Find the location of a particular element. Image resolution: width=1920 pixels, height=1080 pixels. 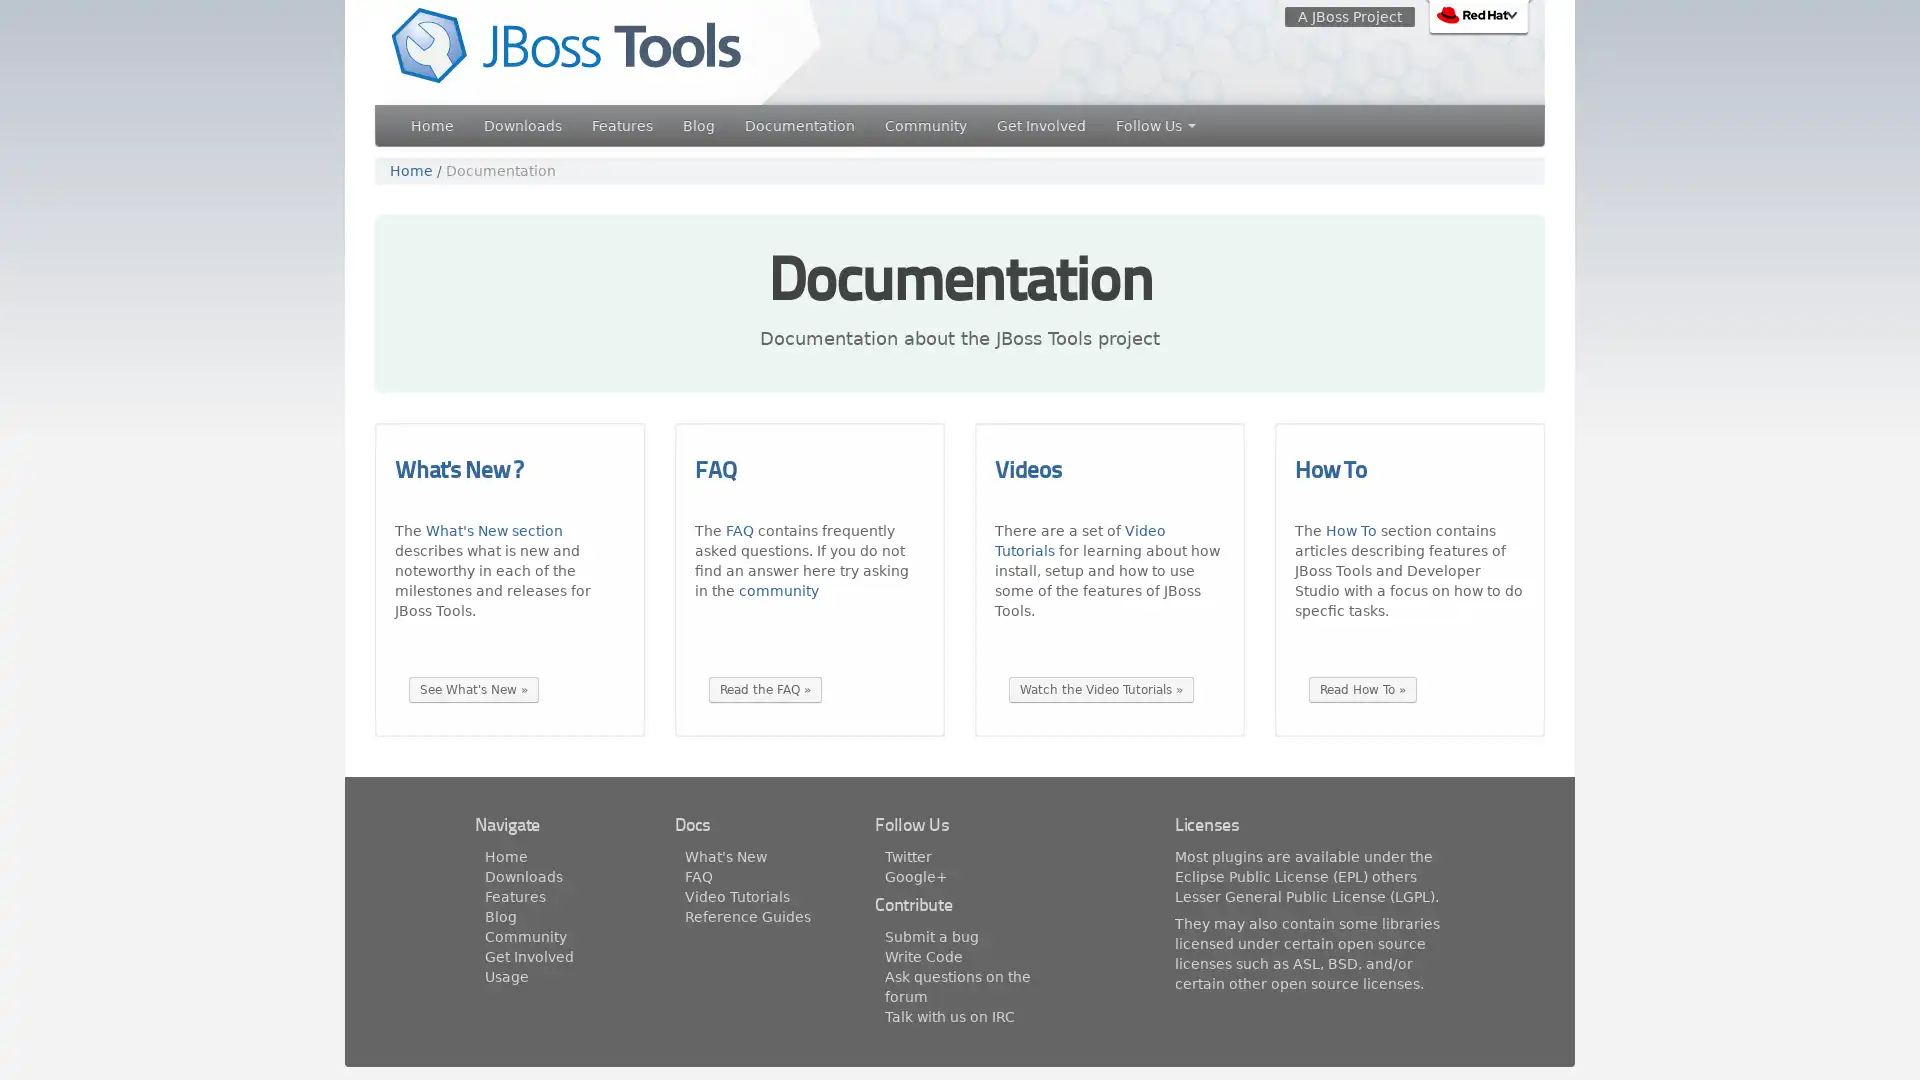

Read How To is located at coordinates (1362, 689).